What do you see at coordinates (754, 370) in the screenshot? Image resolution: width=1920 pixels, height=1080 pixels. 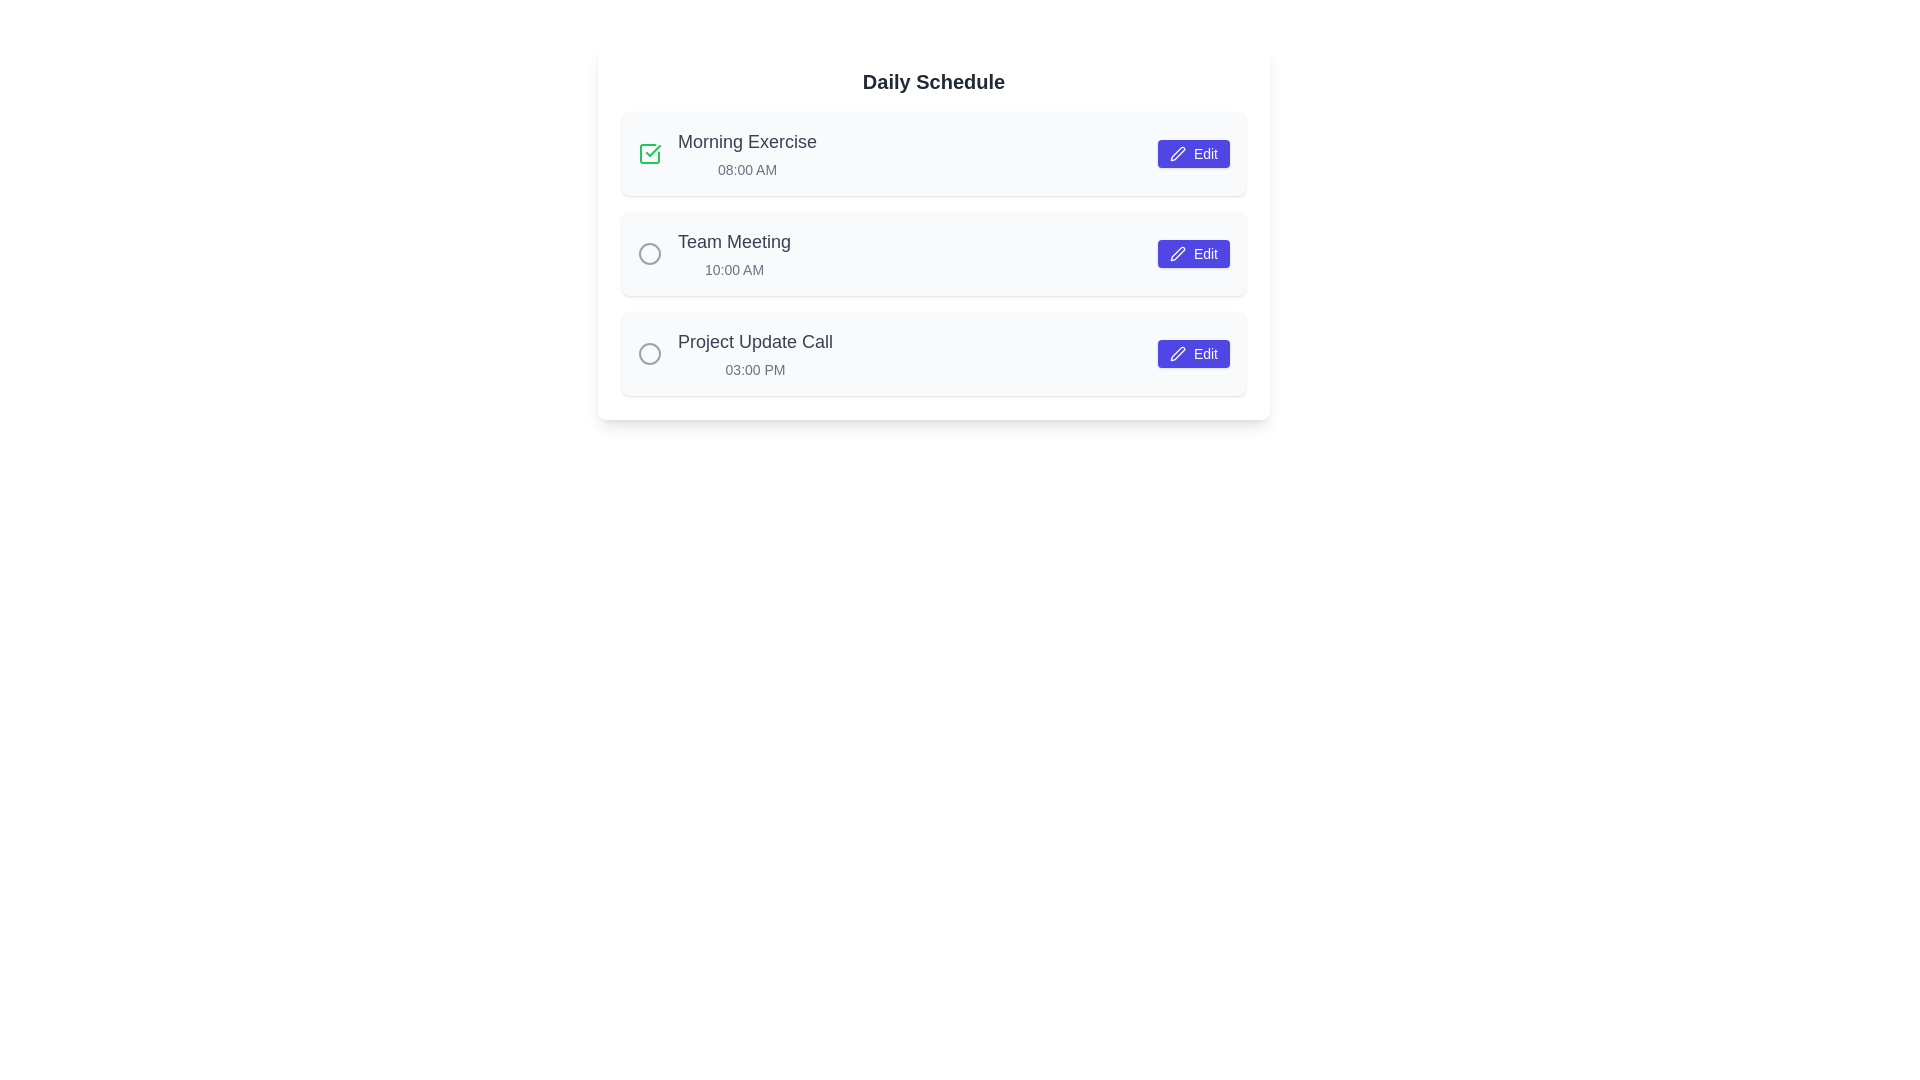 I see `the text label displaying '03:00 PM', which is located below the title 'Project Update Call'` at bounding box center [754, 370].